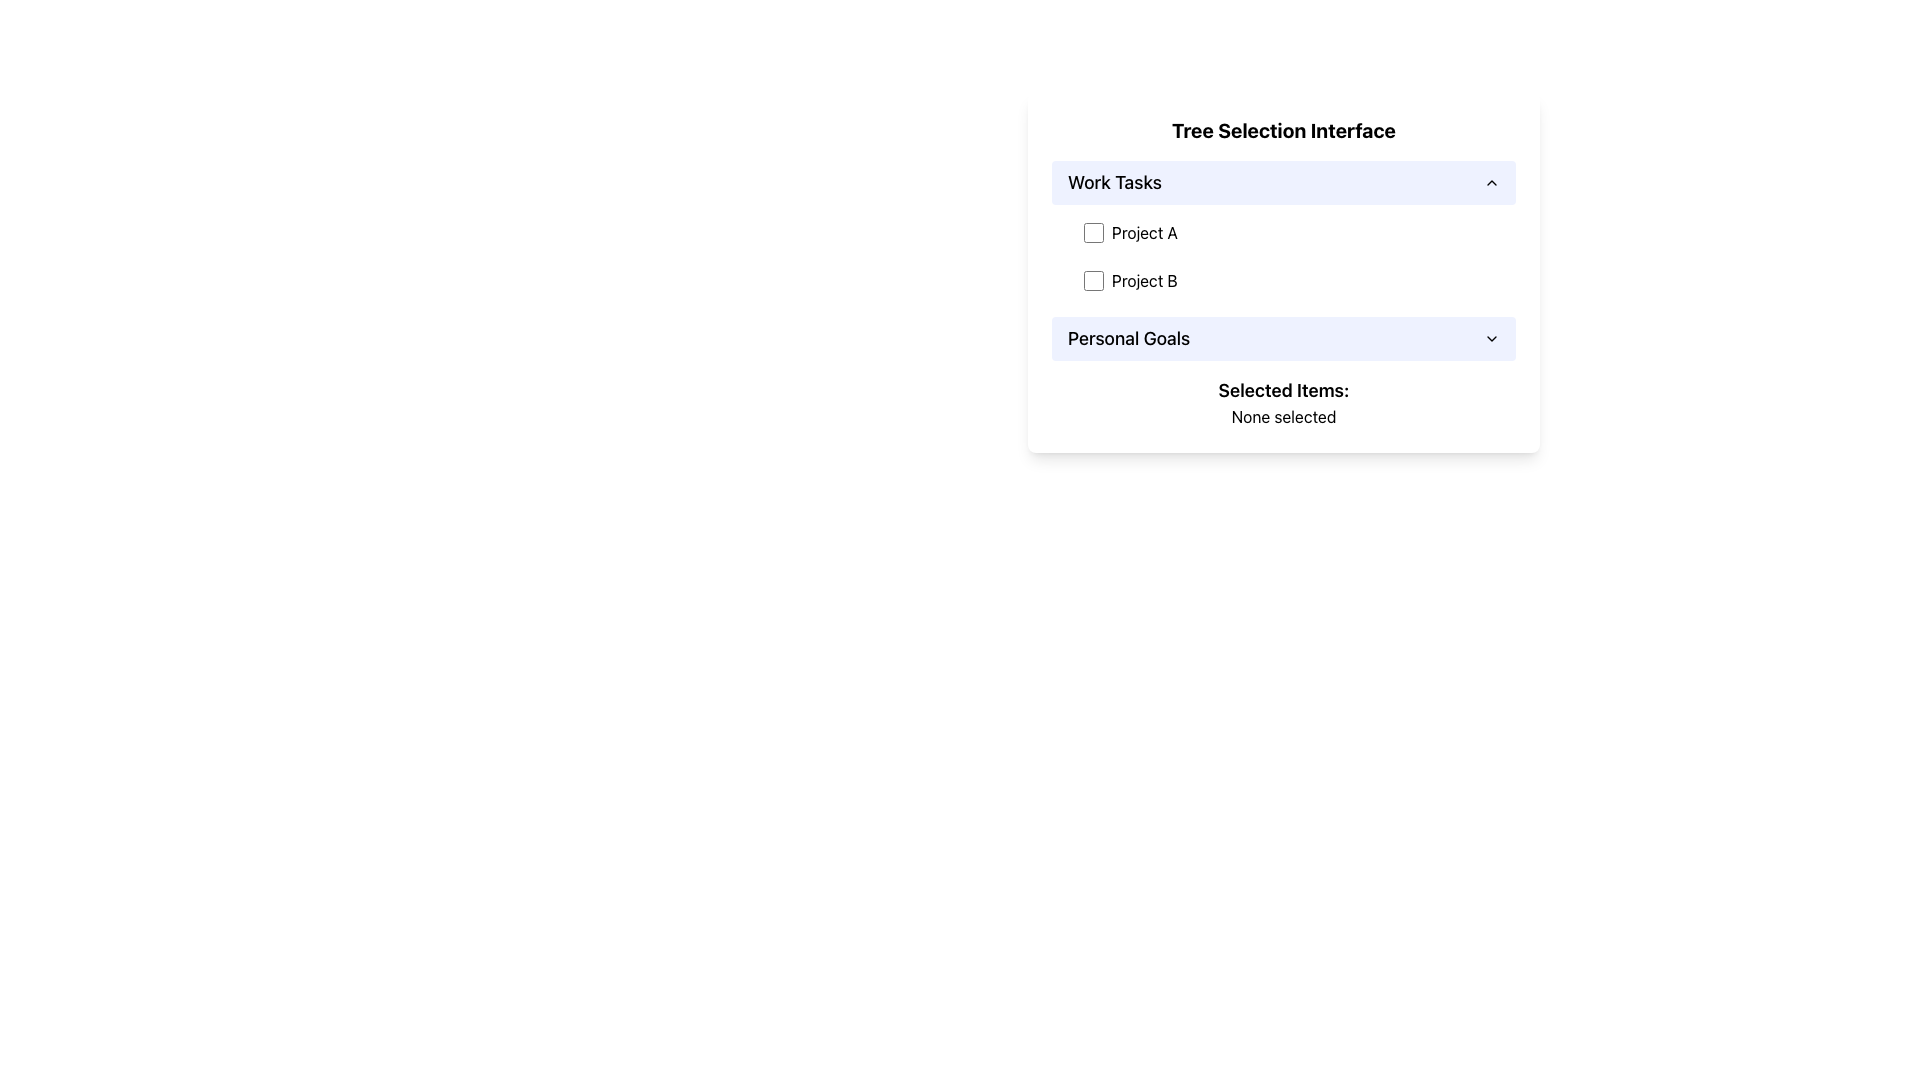 This screenshot has width=1920, height=1080. What do you see at coordinates (1492, 182) in the screenshot?
I see `the toggle button icon located to the right of the blue-highlighted 'Work Tasks' button` at bounding box center [1492, 182].